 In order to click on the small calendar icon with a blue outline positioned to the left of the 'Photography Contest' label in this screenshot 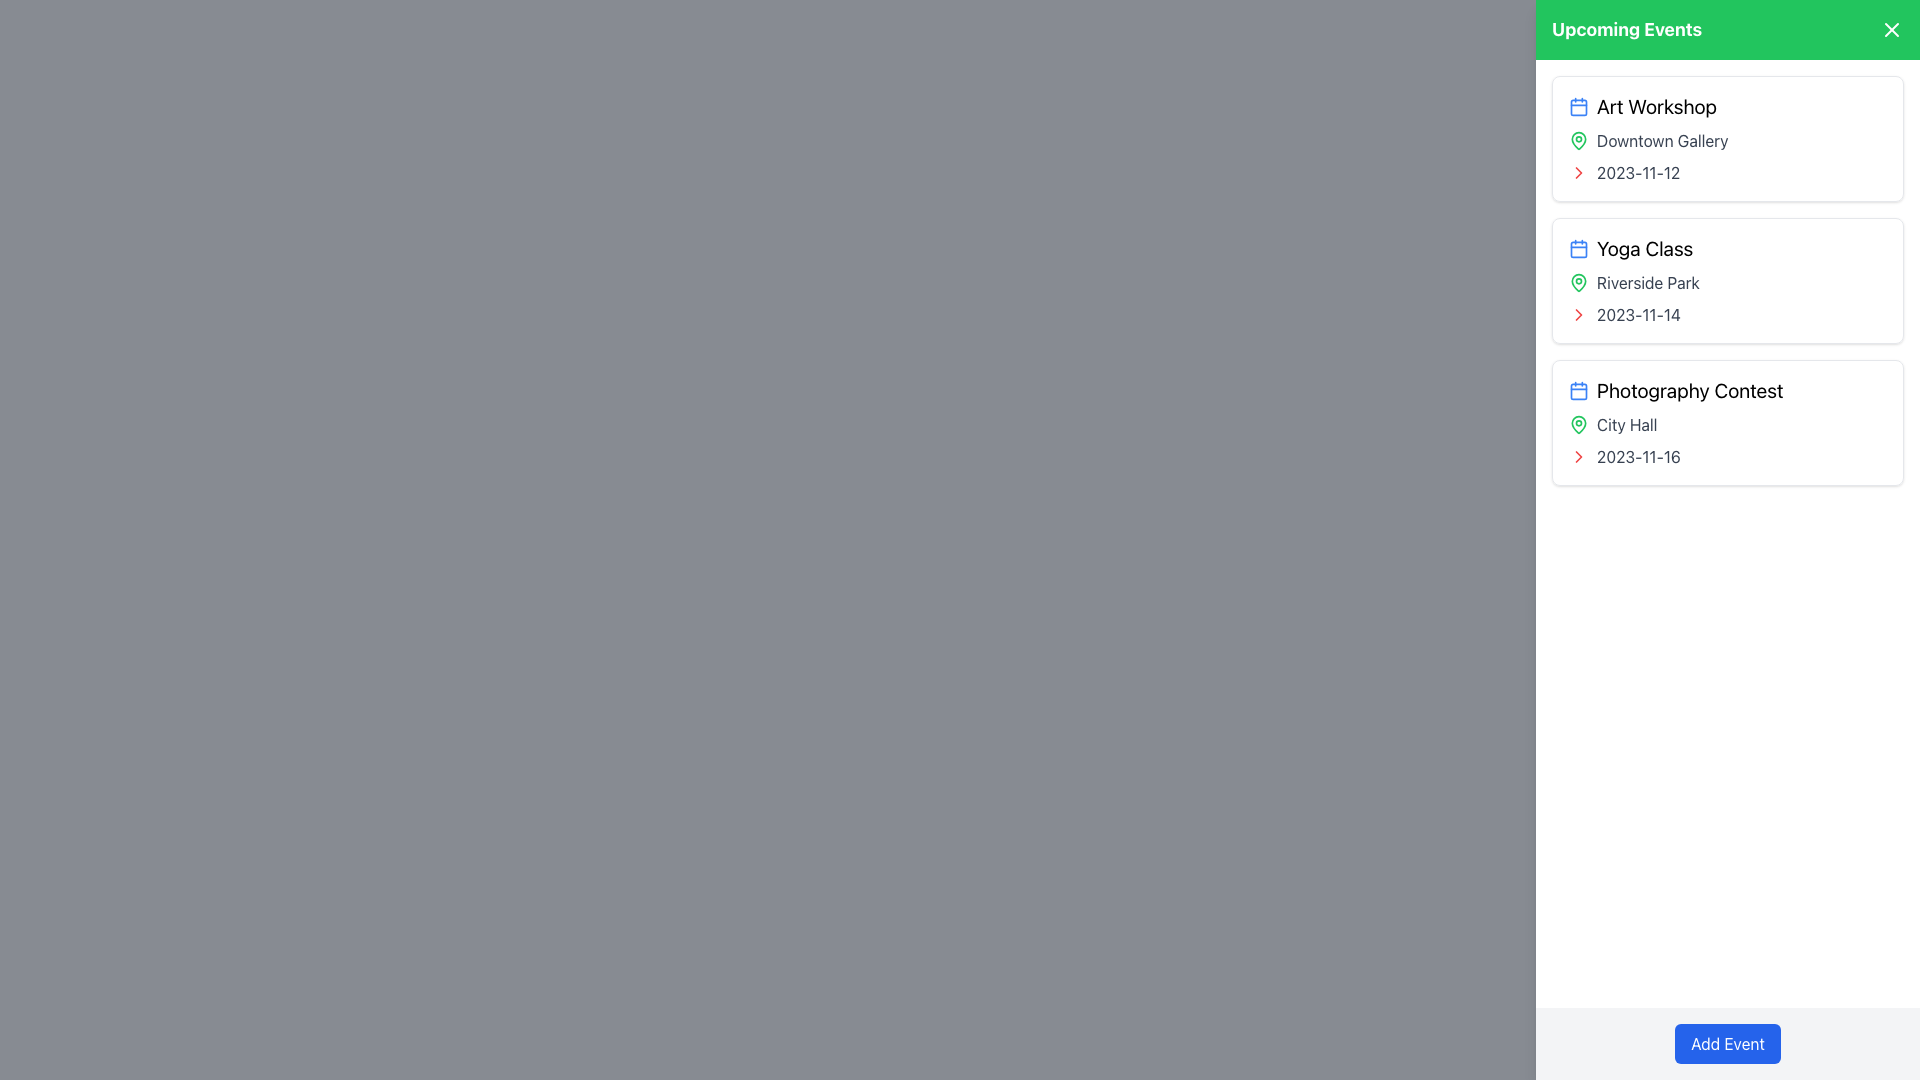, I will do `click(1578, 390)`.